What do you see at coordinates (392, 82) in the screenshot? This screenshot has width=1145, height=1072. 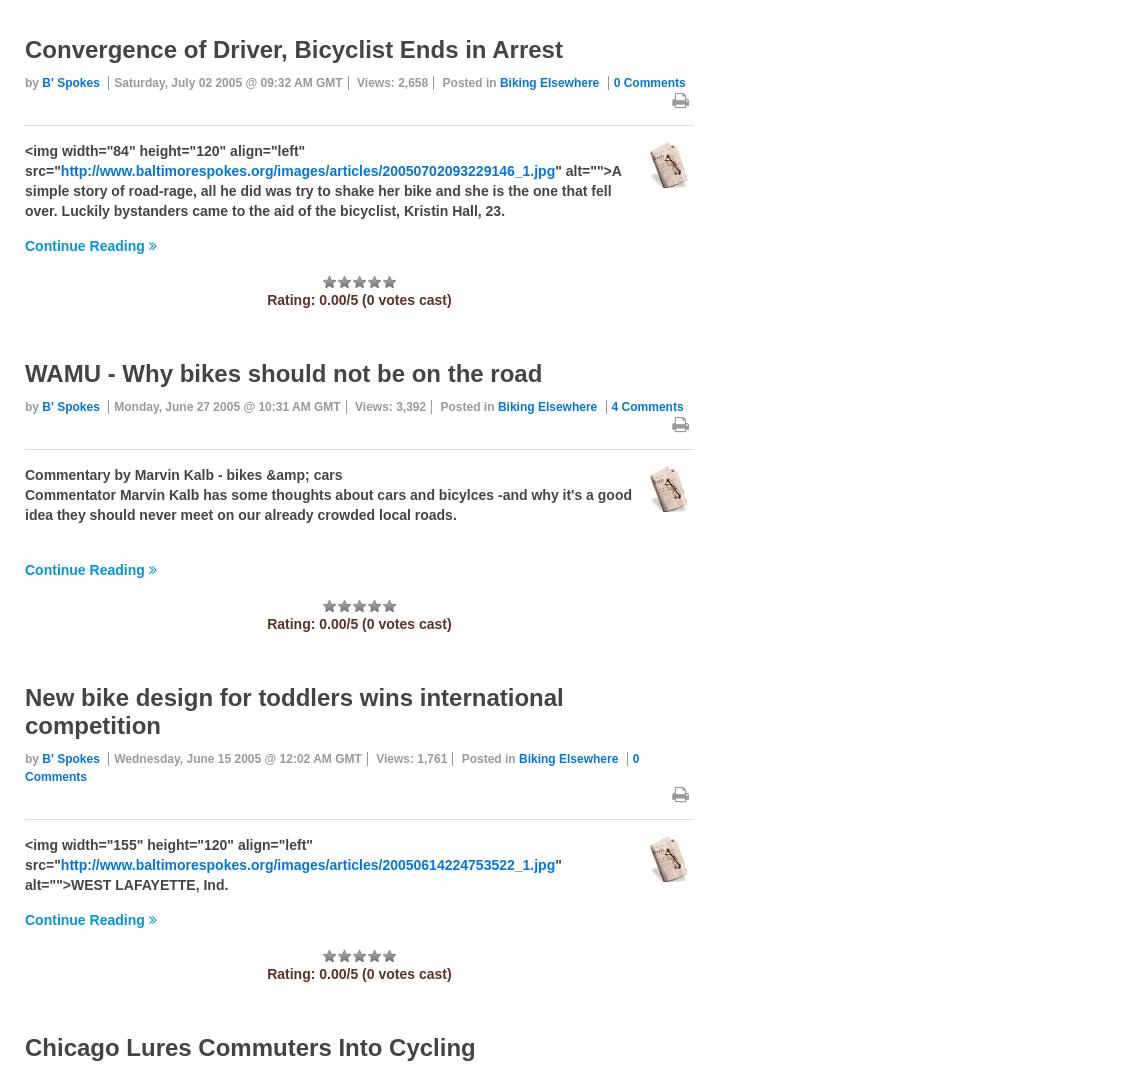 I see `'Views: 2,658'` at bounding box center [392, 82].